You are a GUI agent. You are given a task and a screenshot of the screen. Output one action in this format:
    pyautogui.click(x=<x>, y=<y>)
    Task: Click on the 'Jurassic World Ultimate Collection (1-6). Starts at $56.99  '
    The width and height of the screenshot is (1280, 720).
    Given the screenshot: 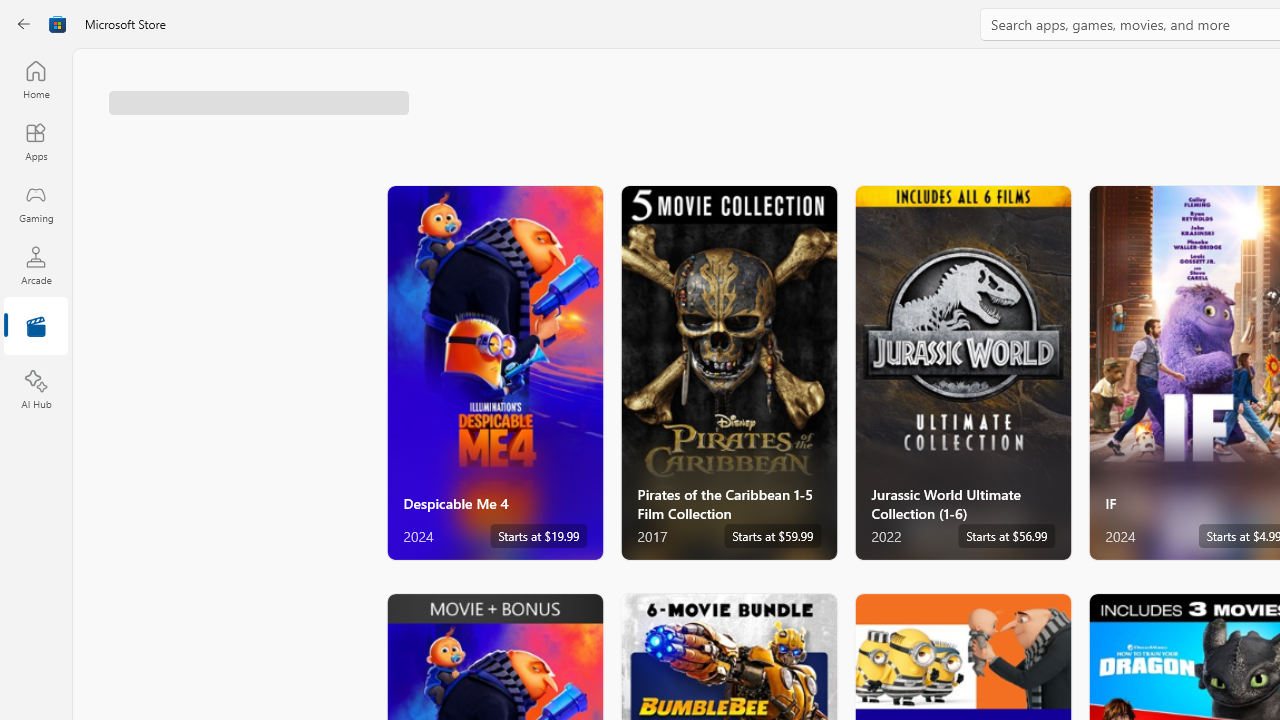 What is the action you would take?
    pyautogui.click(x=963, y=372)
    